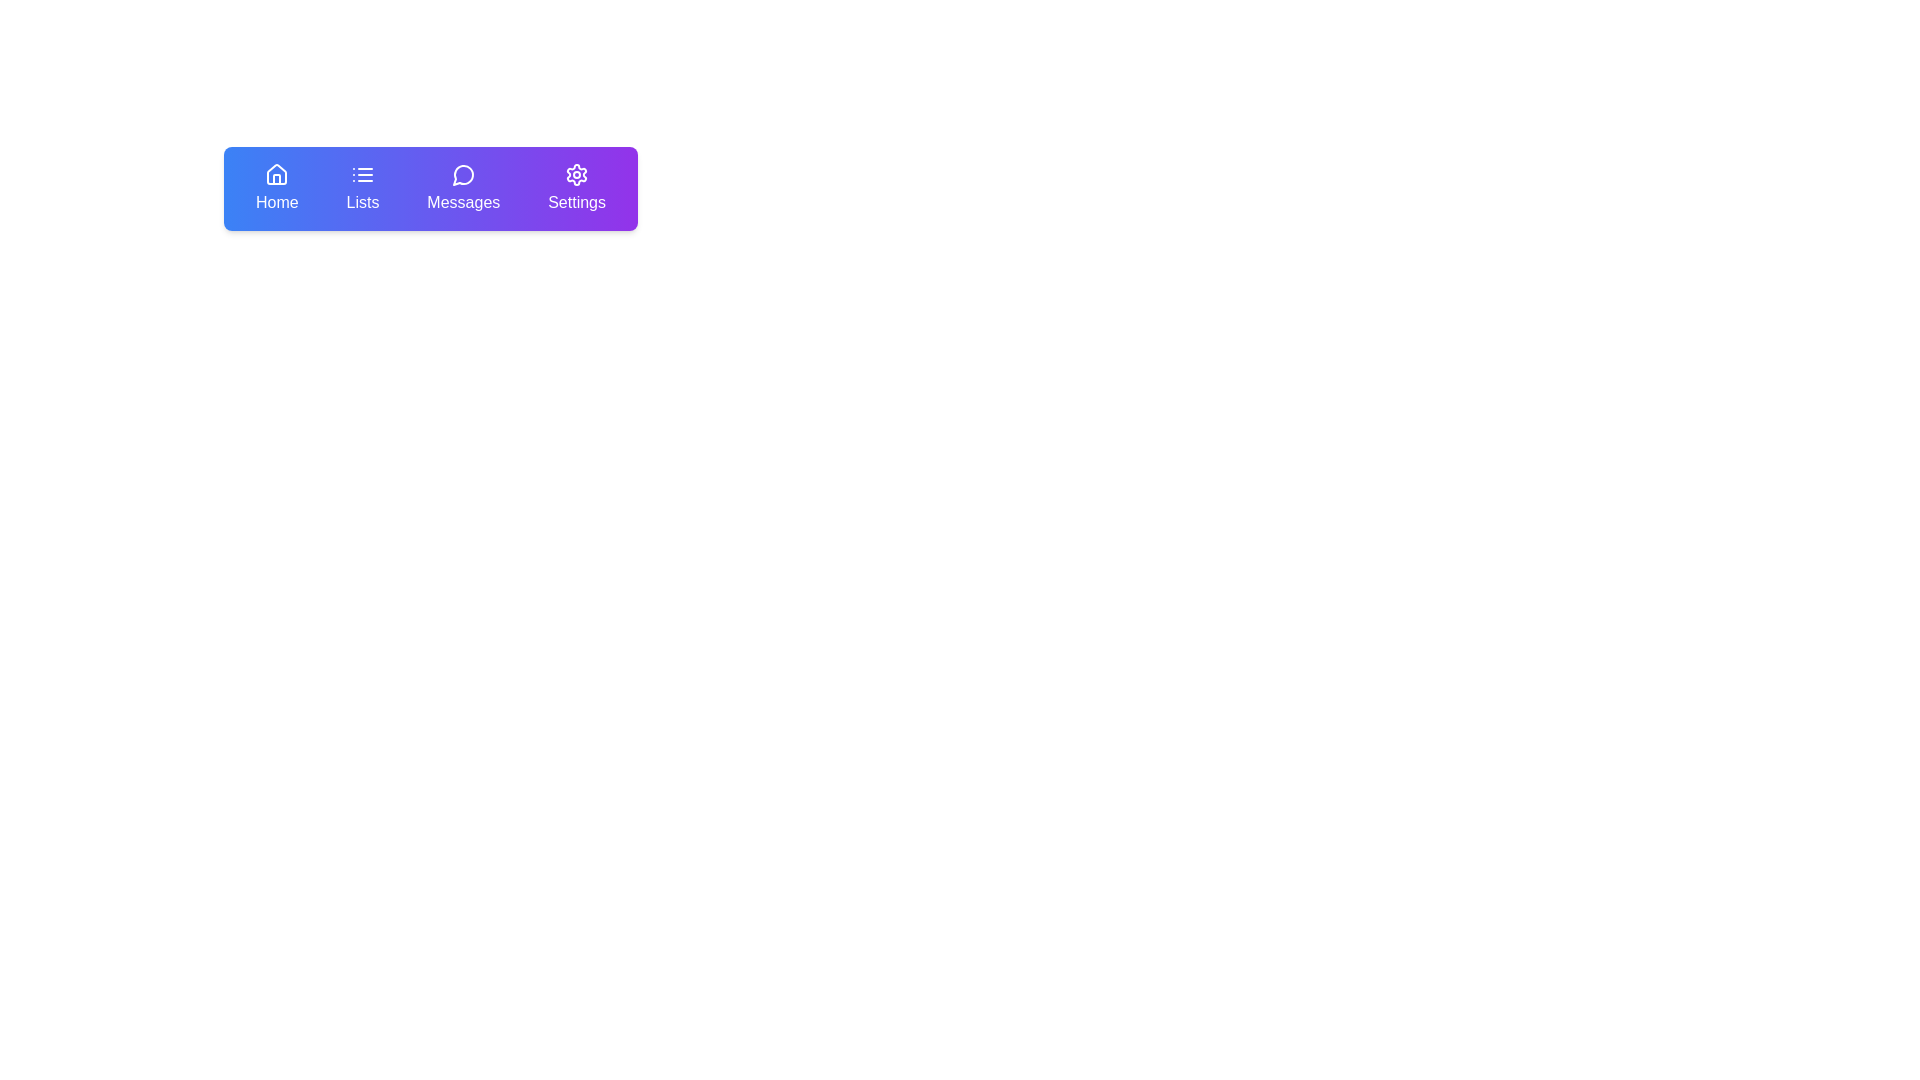 The width and height of the screenshot is (1920, 1080). I want to click on the 'Lists' icon located in the navigation bar, which is the second item from the left, so click(363, 173).